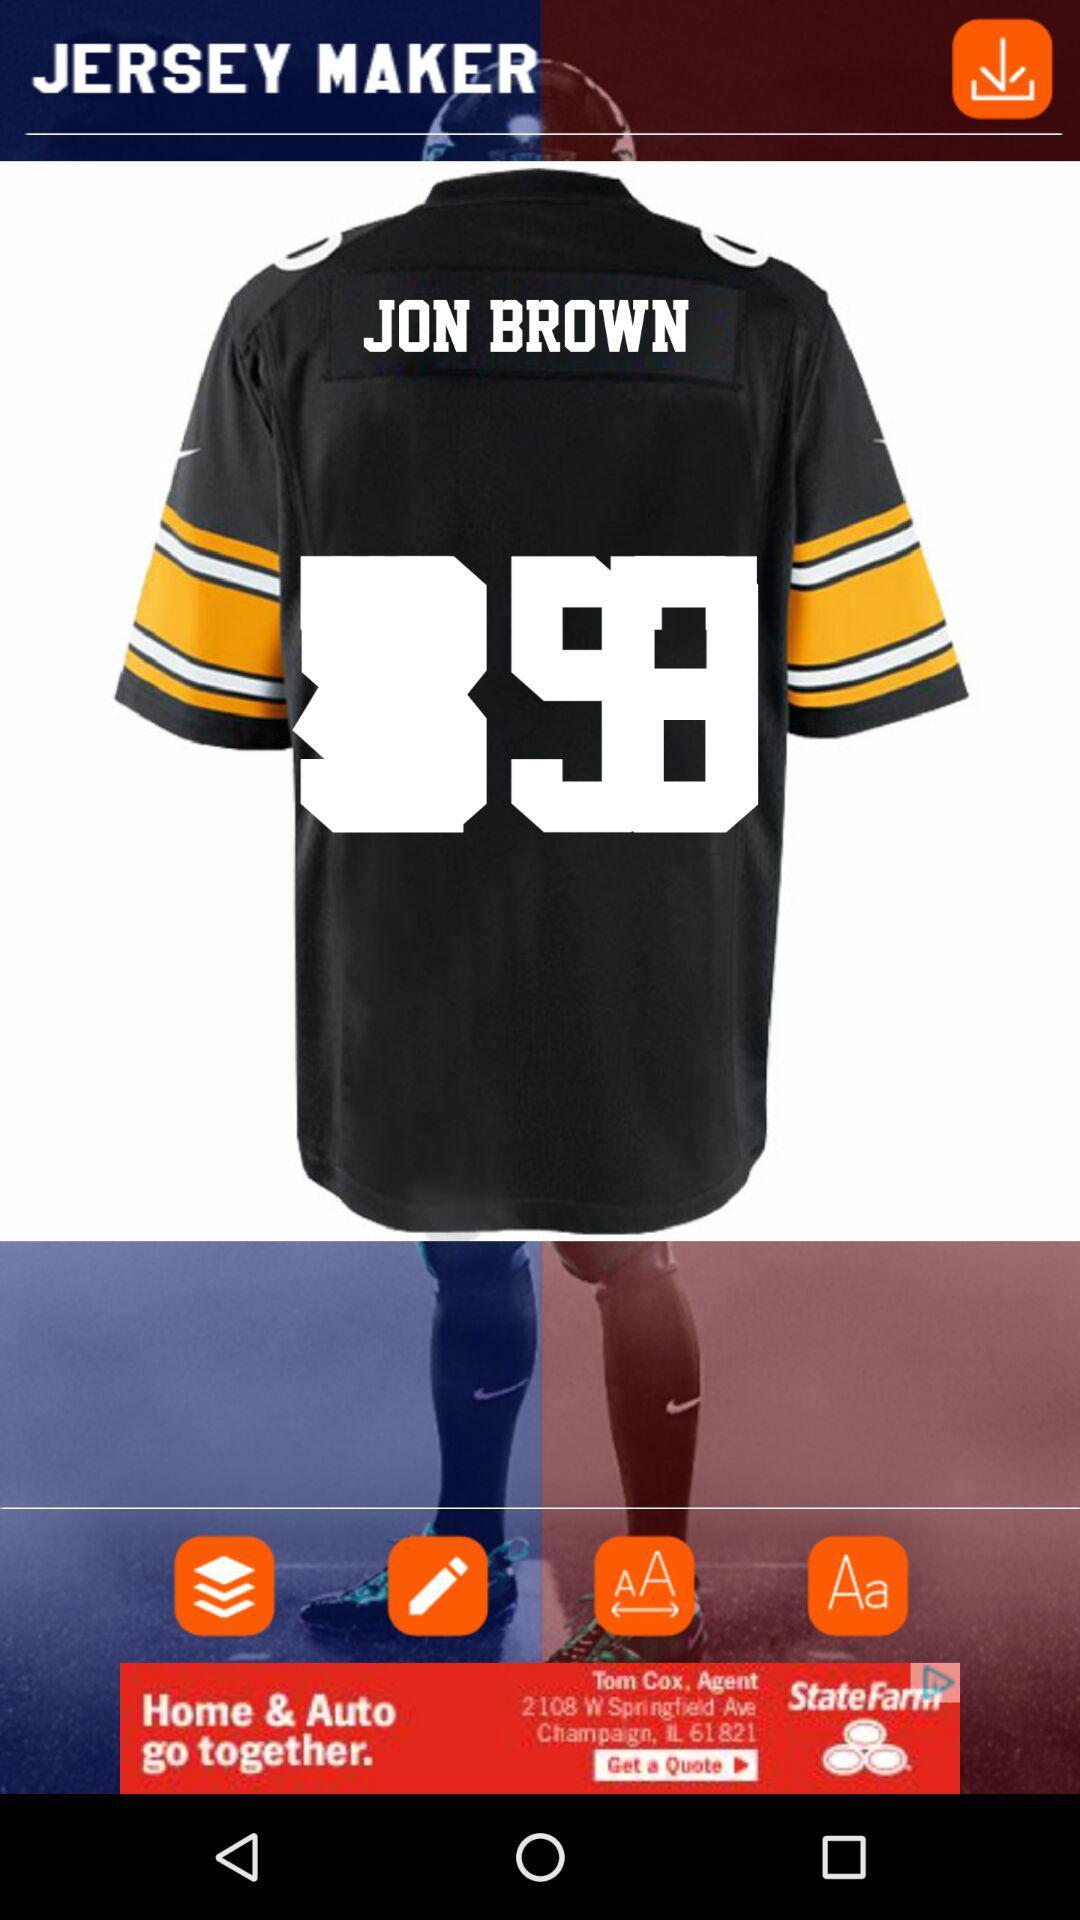 The height and width of the screenshot is (1920, 1080). I want to click on to edit something, so click(434, 1584).